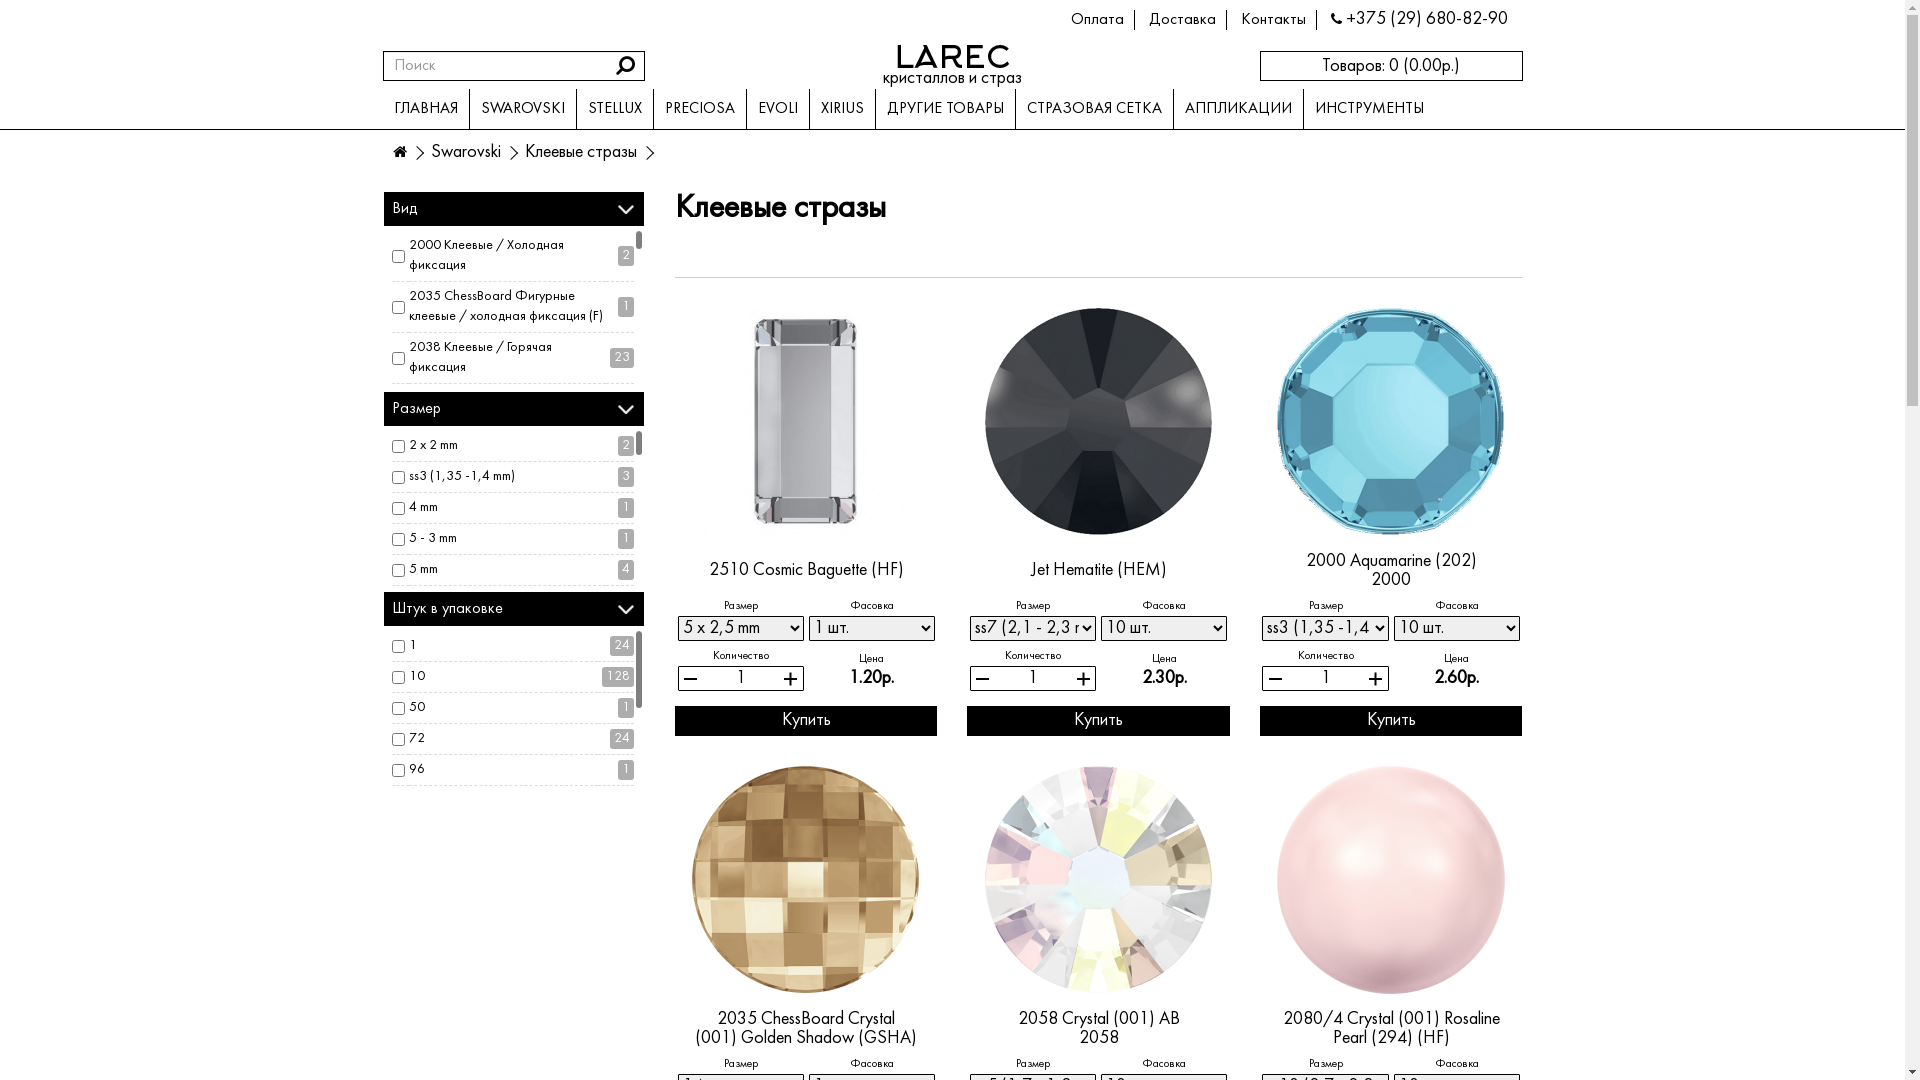  What do you see at coordinates (840, 108) in the screenshot?
I see `'XIRIUS'` at bounding box center [840, 108].